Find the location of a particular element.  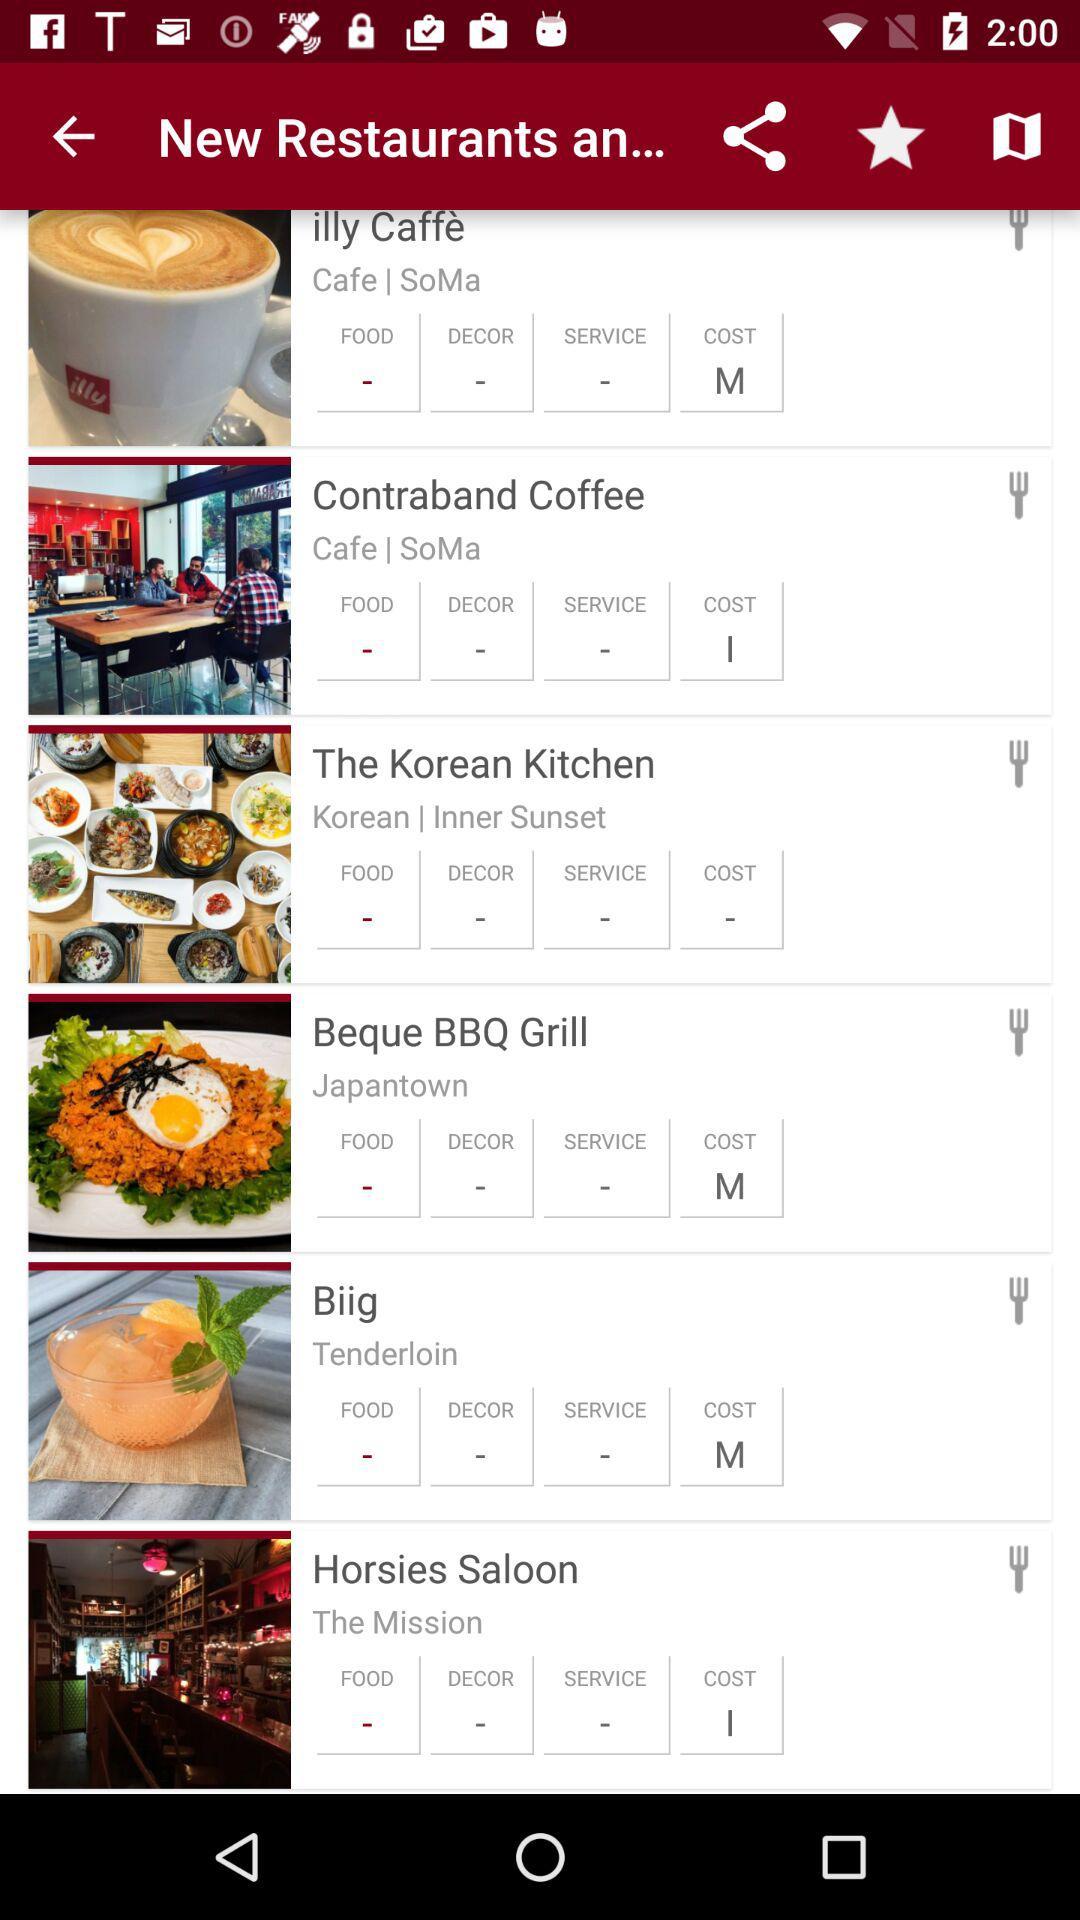

the item to the left of the cost icon is located at coordinates (604, 1453).